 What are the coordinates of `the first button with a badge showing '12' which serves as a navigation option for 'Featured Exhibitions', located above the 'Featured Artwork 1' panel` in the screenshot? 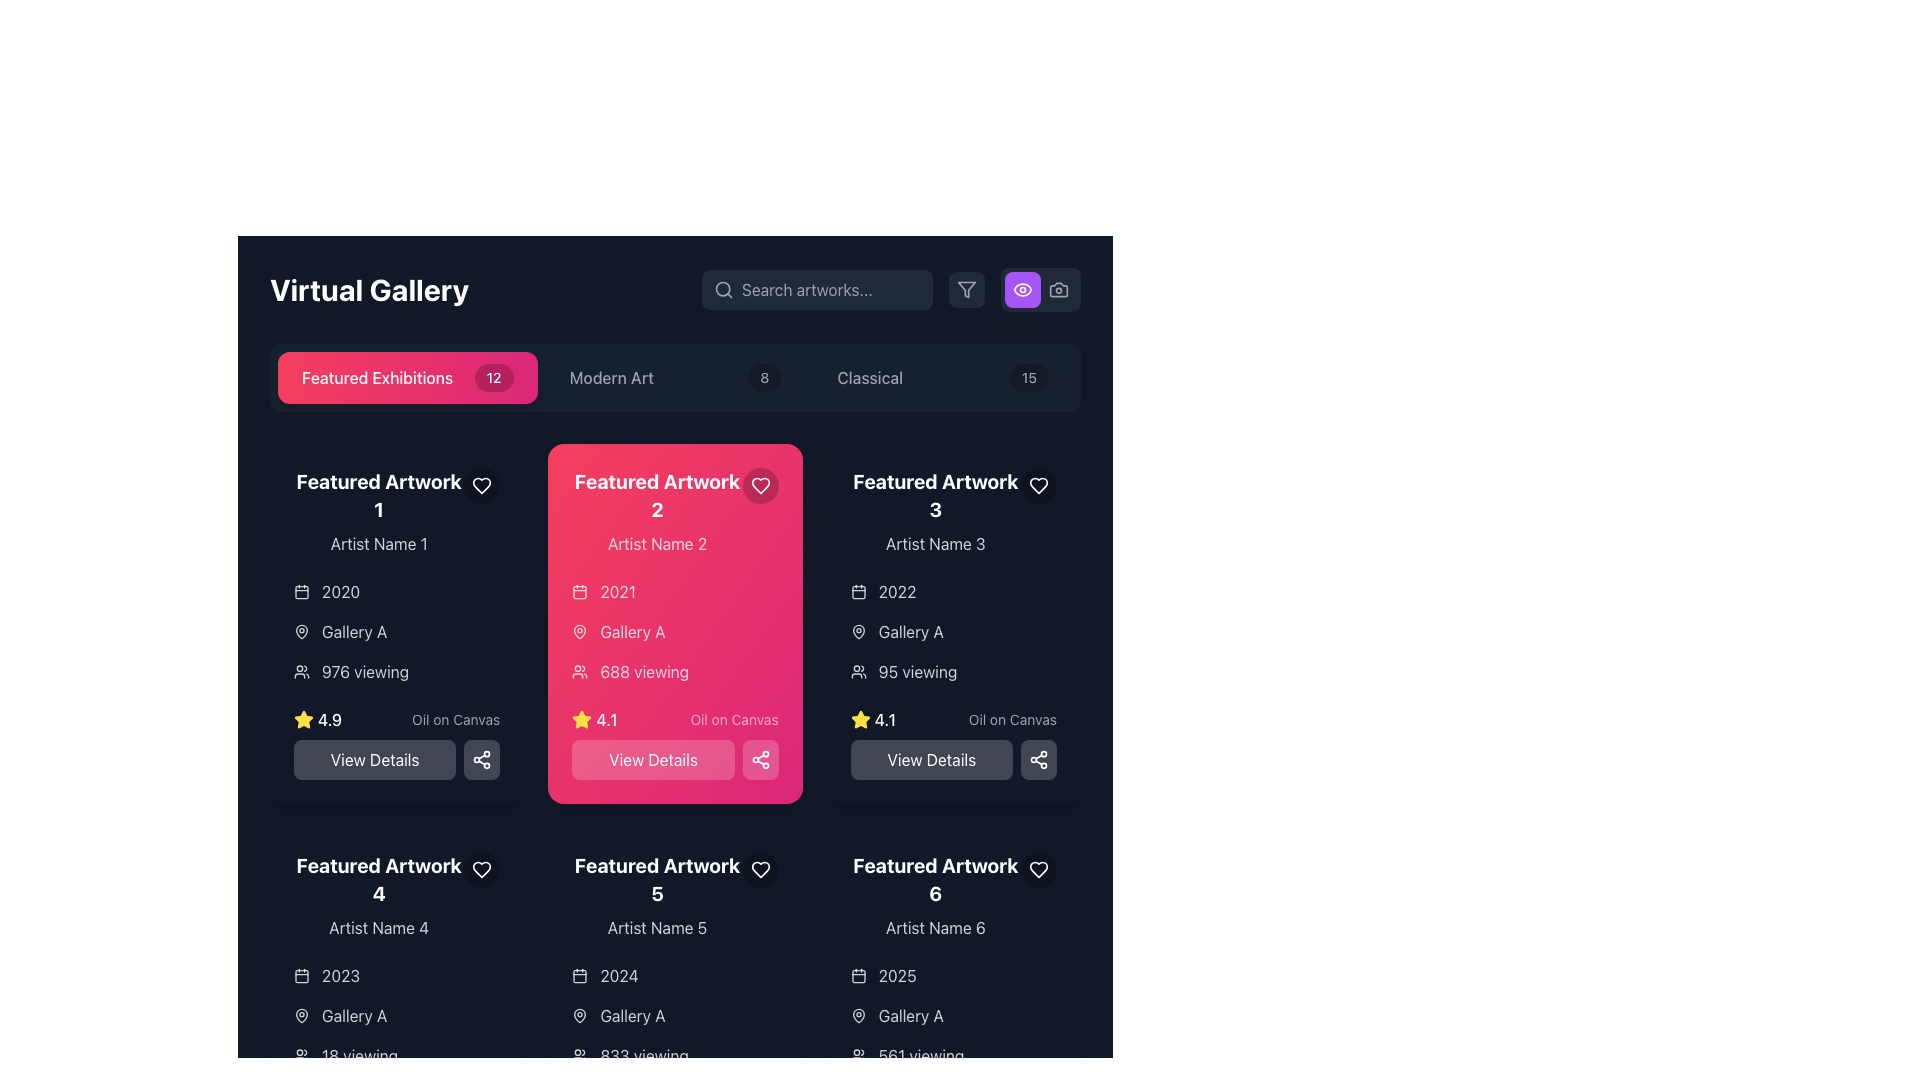 It's located at (406, 378).